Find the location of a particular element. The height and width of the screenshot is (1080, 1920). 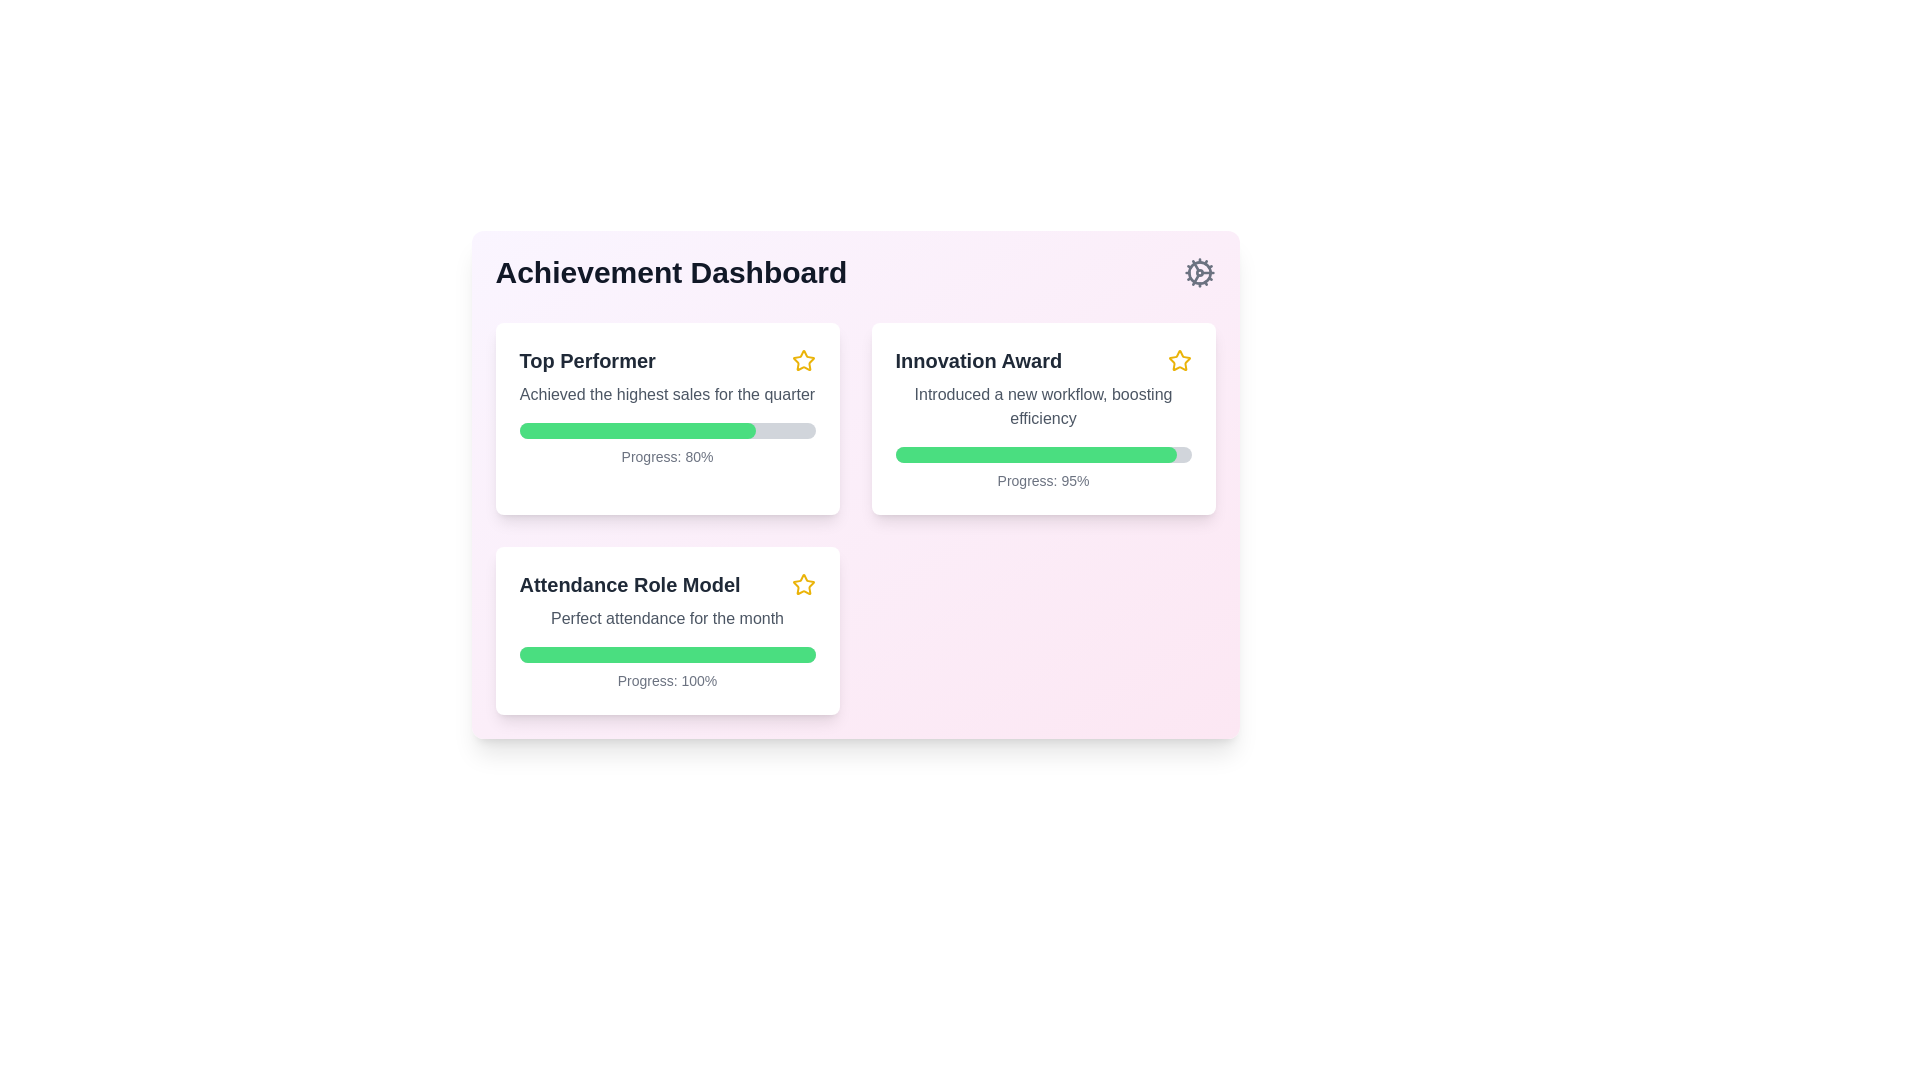

the gear icon by clicking on its central circular part, which is grayish and located in the top-right corner of the interface is located at coordinates (1199, 273).